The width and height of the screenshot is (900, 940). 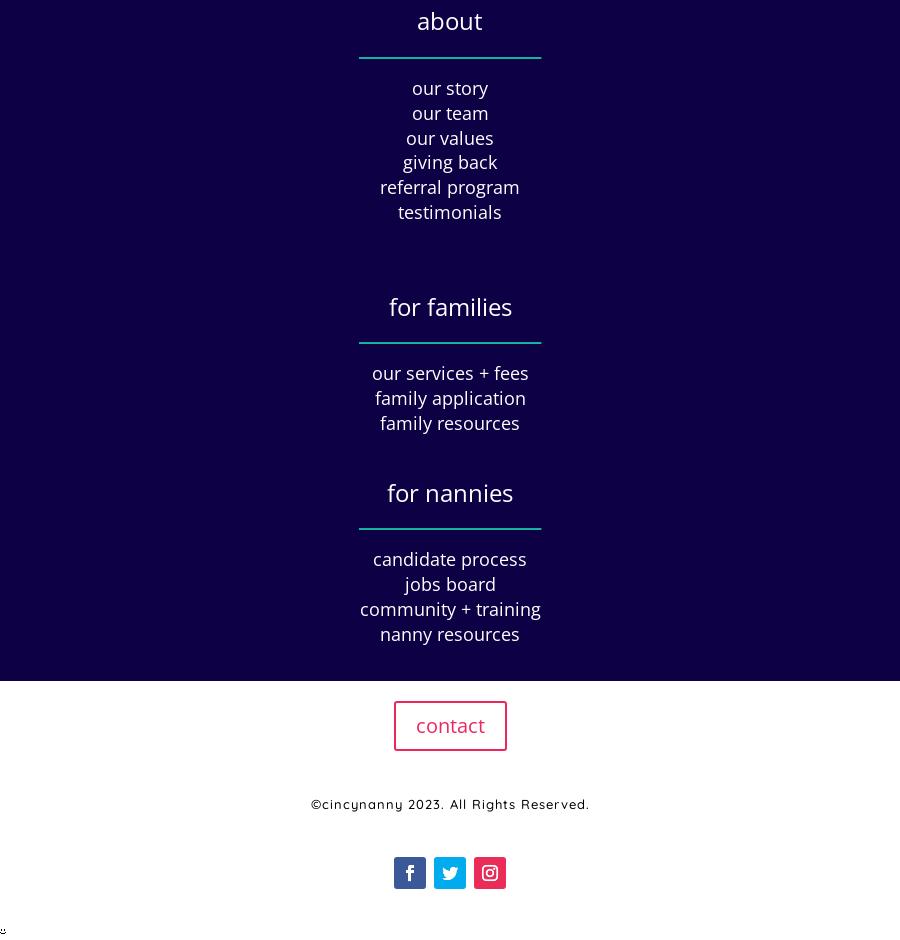 What do you see at coordinates (449, 803) in the screenshot?
I see `'©cincynanny 2023. All Rights Reserved.'` at bounding box center [449, 803].